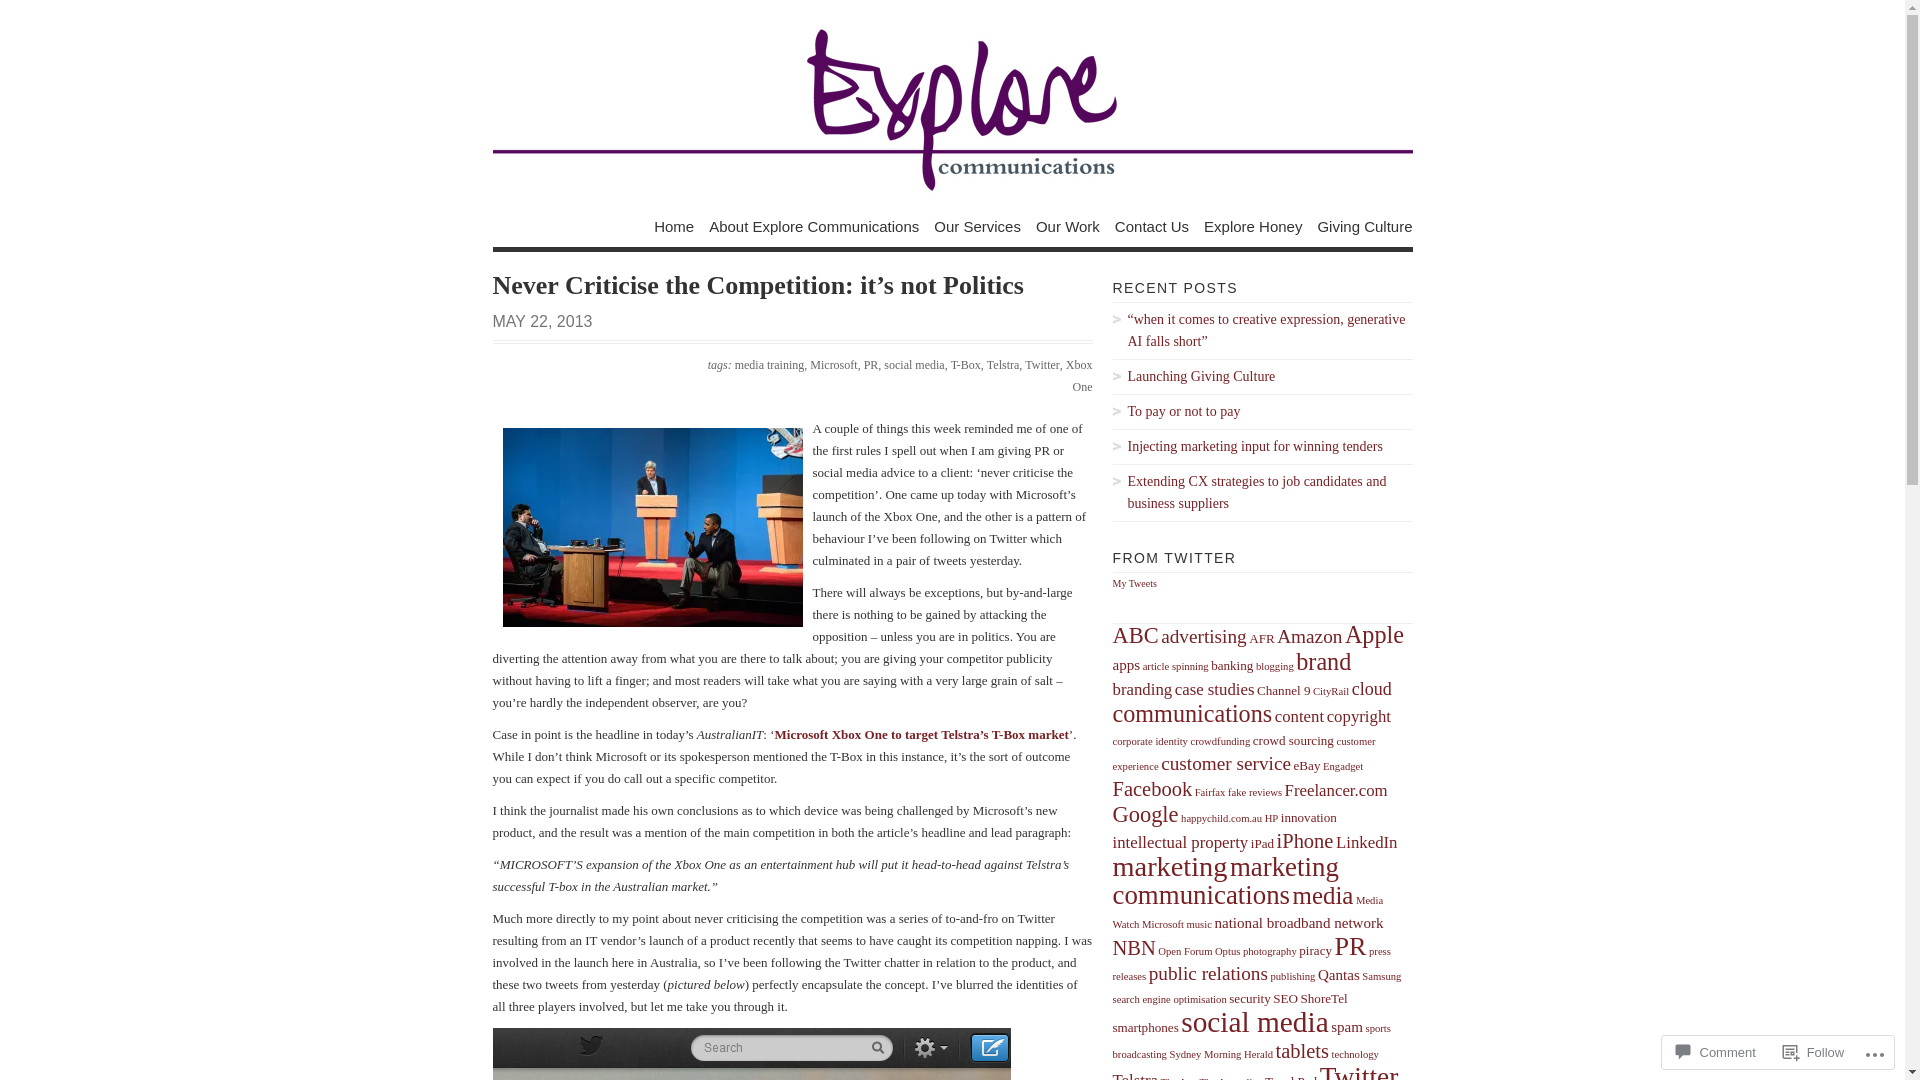  Describe the element at coordinates (1373, 634) in the screenshot. I see `'Apple'` at that location.